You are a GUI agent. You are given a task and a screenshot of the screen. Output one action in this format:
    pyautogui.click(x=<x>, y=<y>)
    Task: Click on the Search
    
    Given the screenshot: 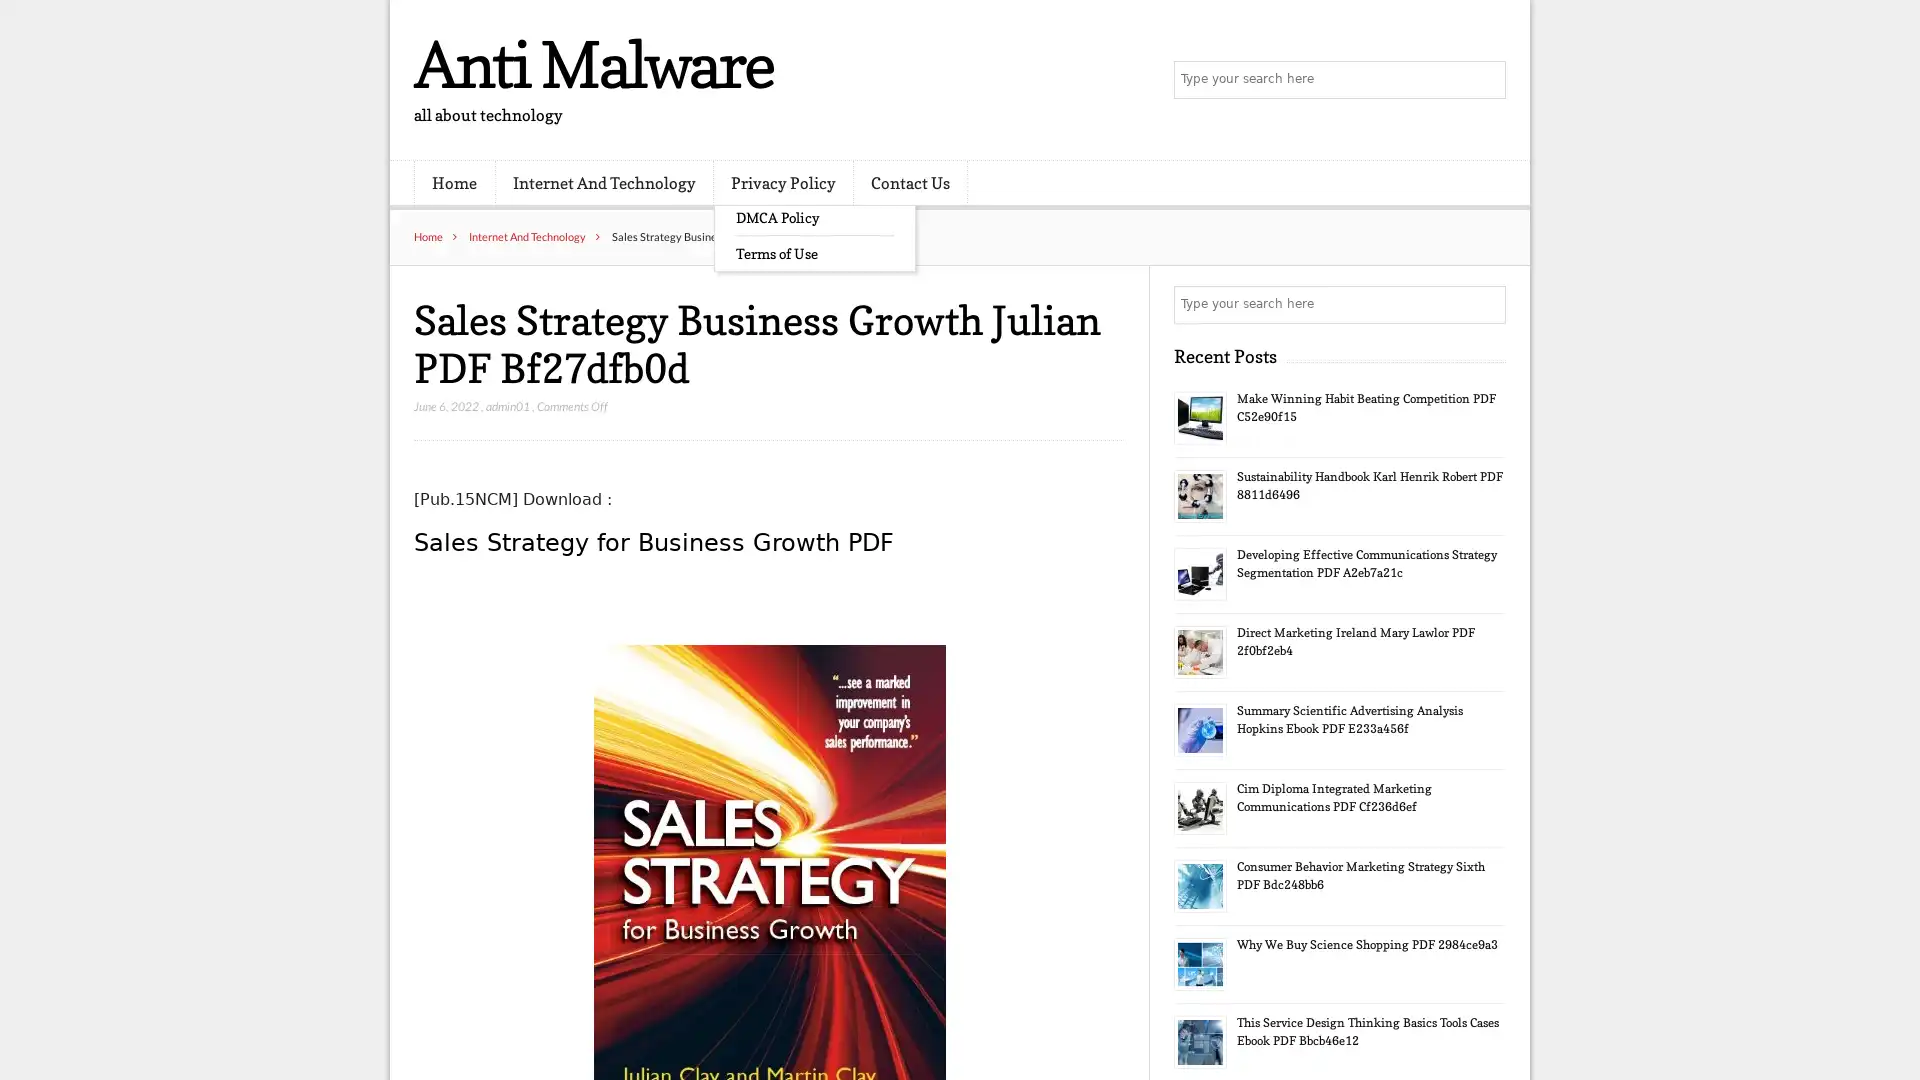 What is the action you would take?
    pyautogui.click(x=1485, y=80)
    